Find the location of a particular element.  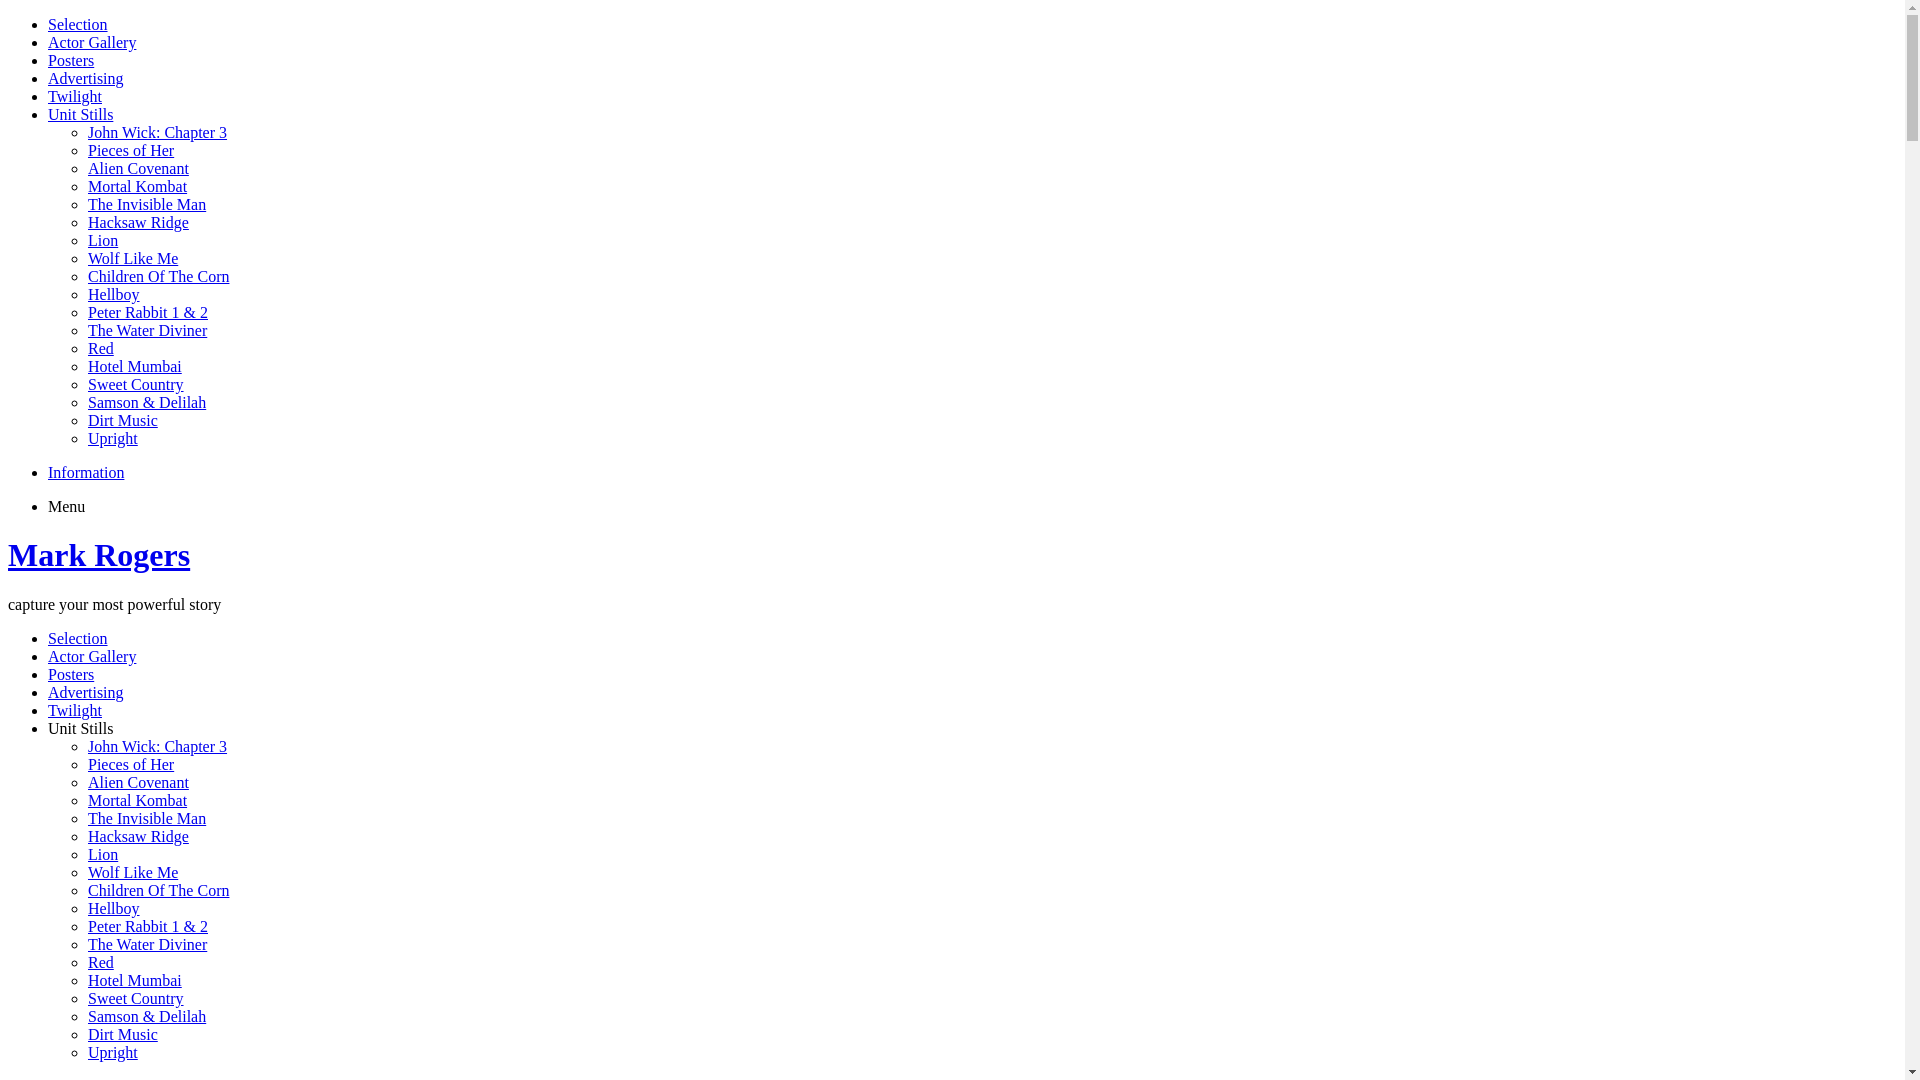

'Menu' is located at coordinates (66, 505).